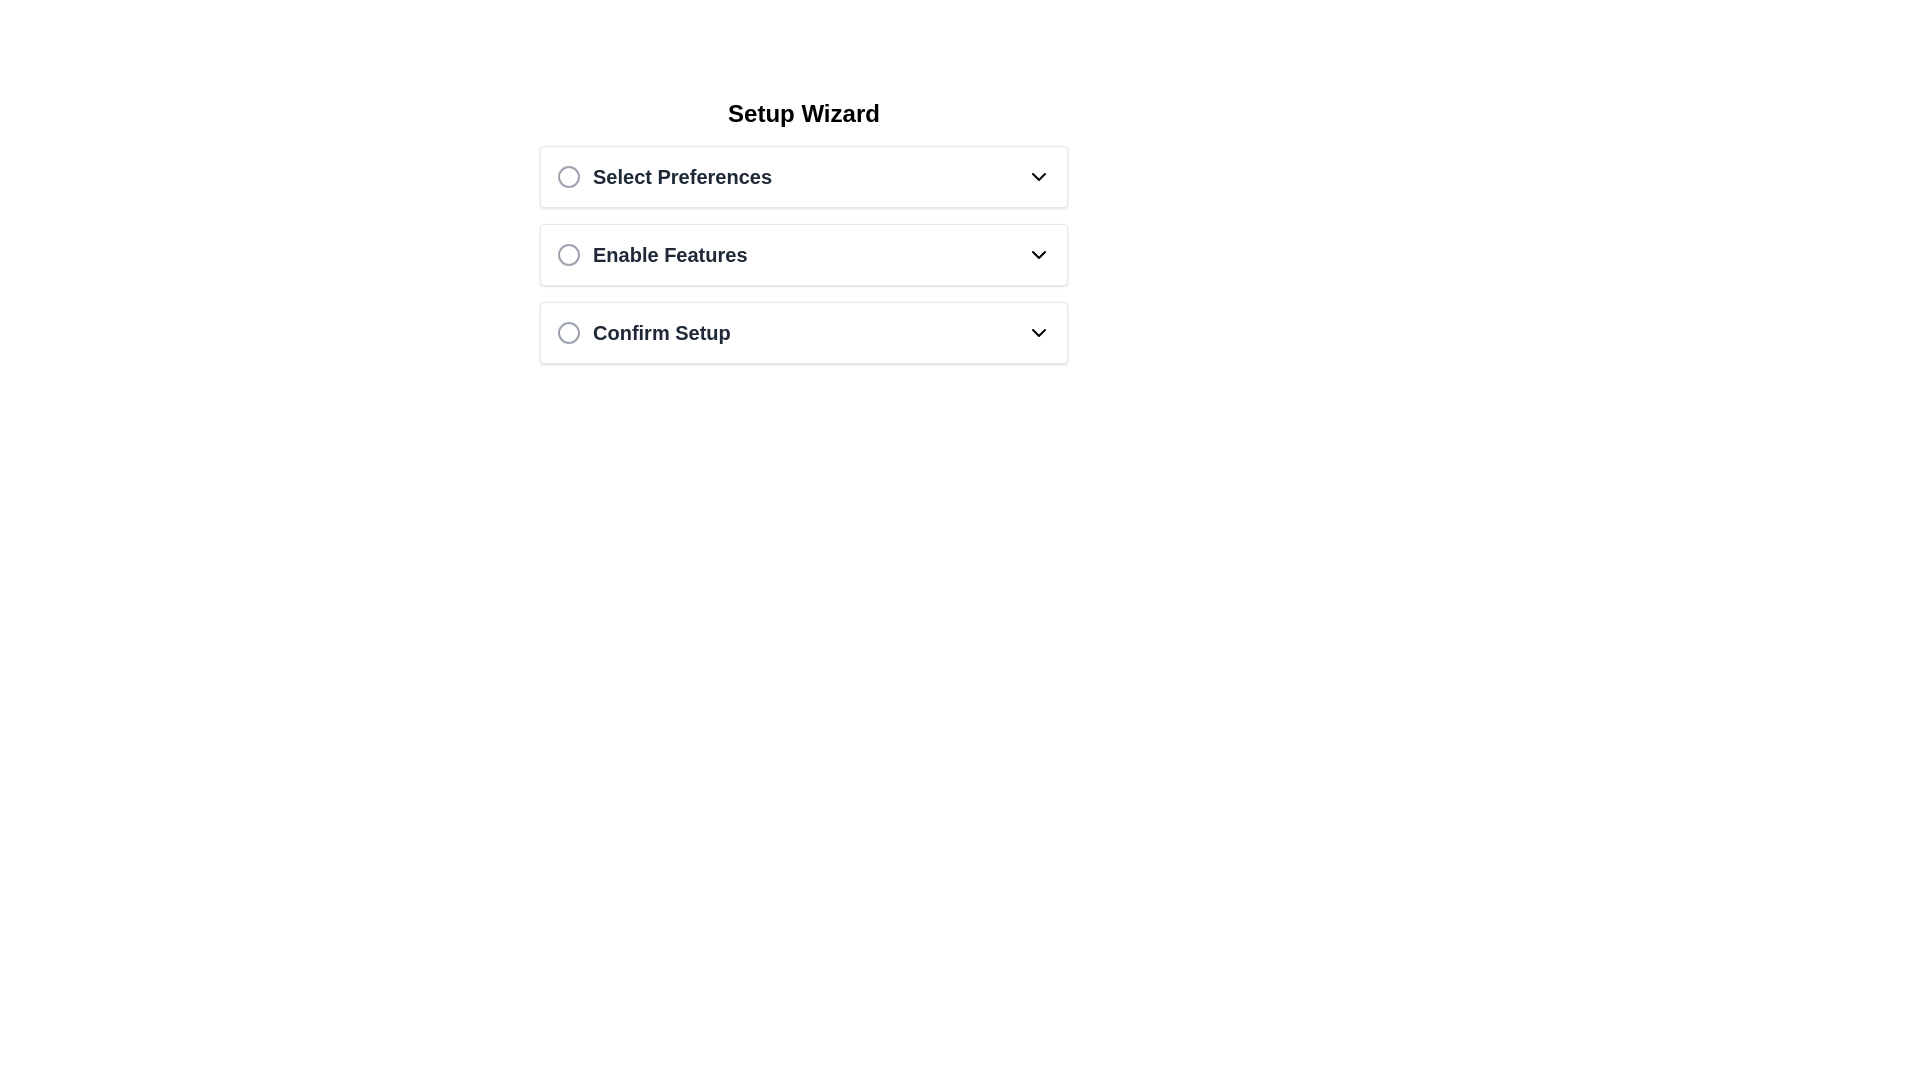 Image resolution: width=1920 pixels, height=1080 pixels. I want to click on the Radio button indicator for the 'Enable Features' option, which is a circular component located next to the text 'Enable Features' in the second option of a three-step setup wizard, so click(568, 253).